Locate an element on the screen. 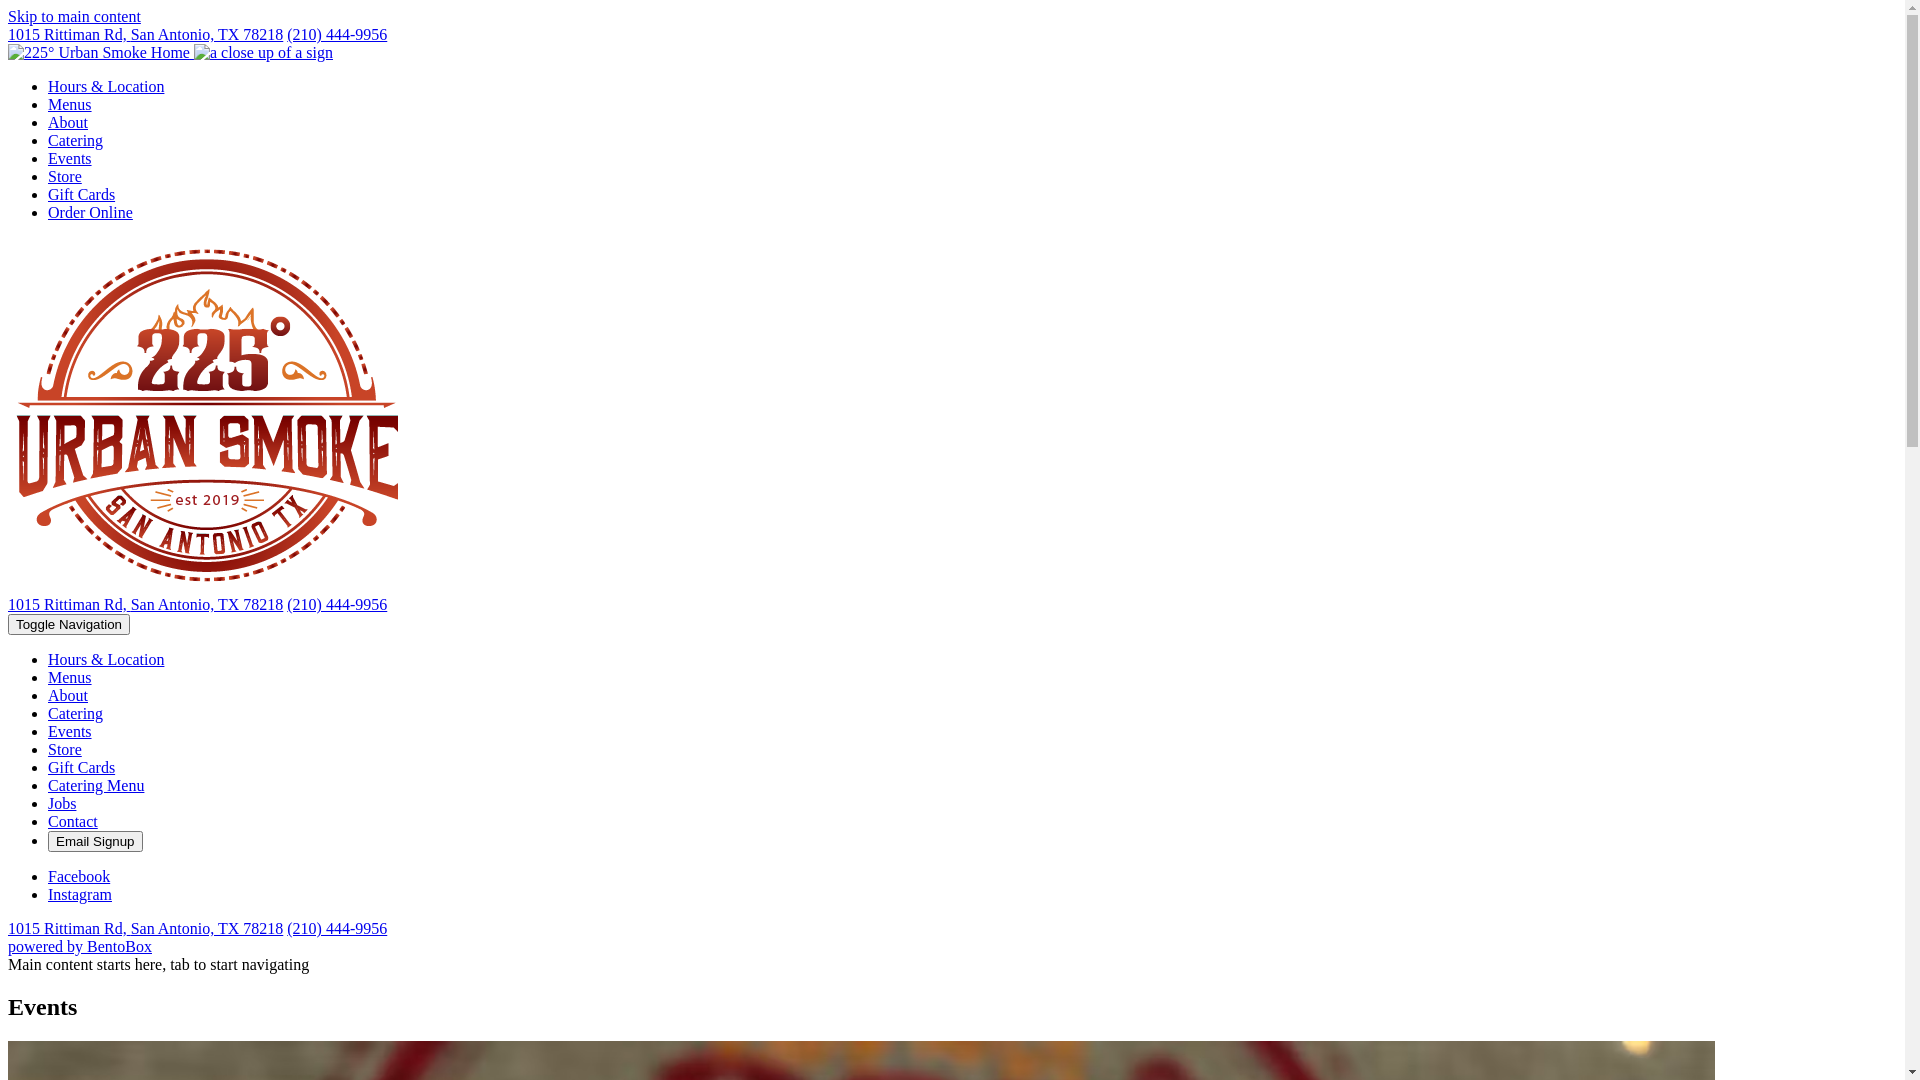  'Skip to main content' is located at coordinates (8, 16).